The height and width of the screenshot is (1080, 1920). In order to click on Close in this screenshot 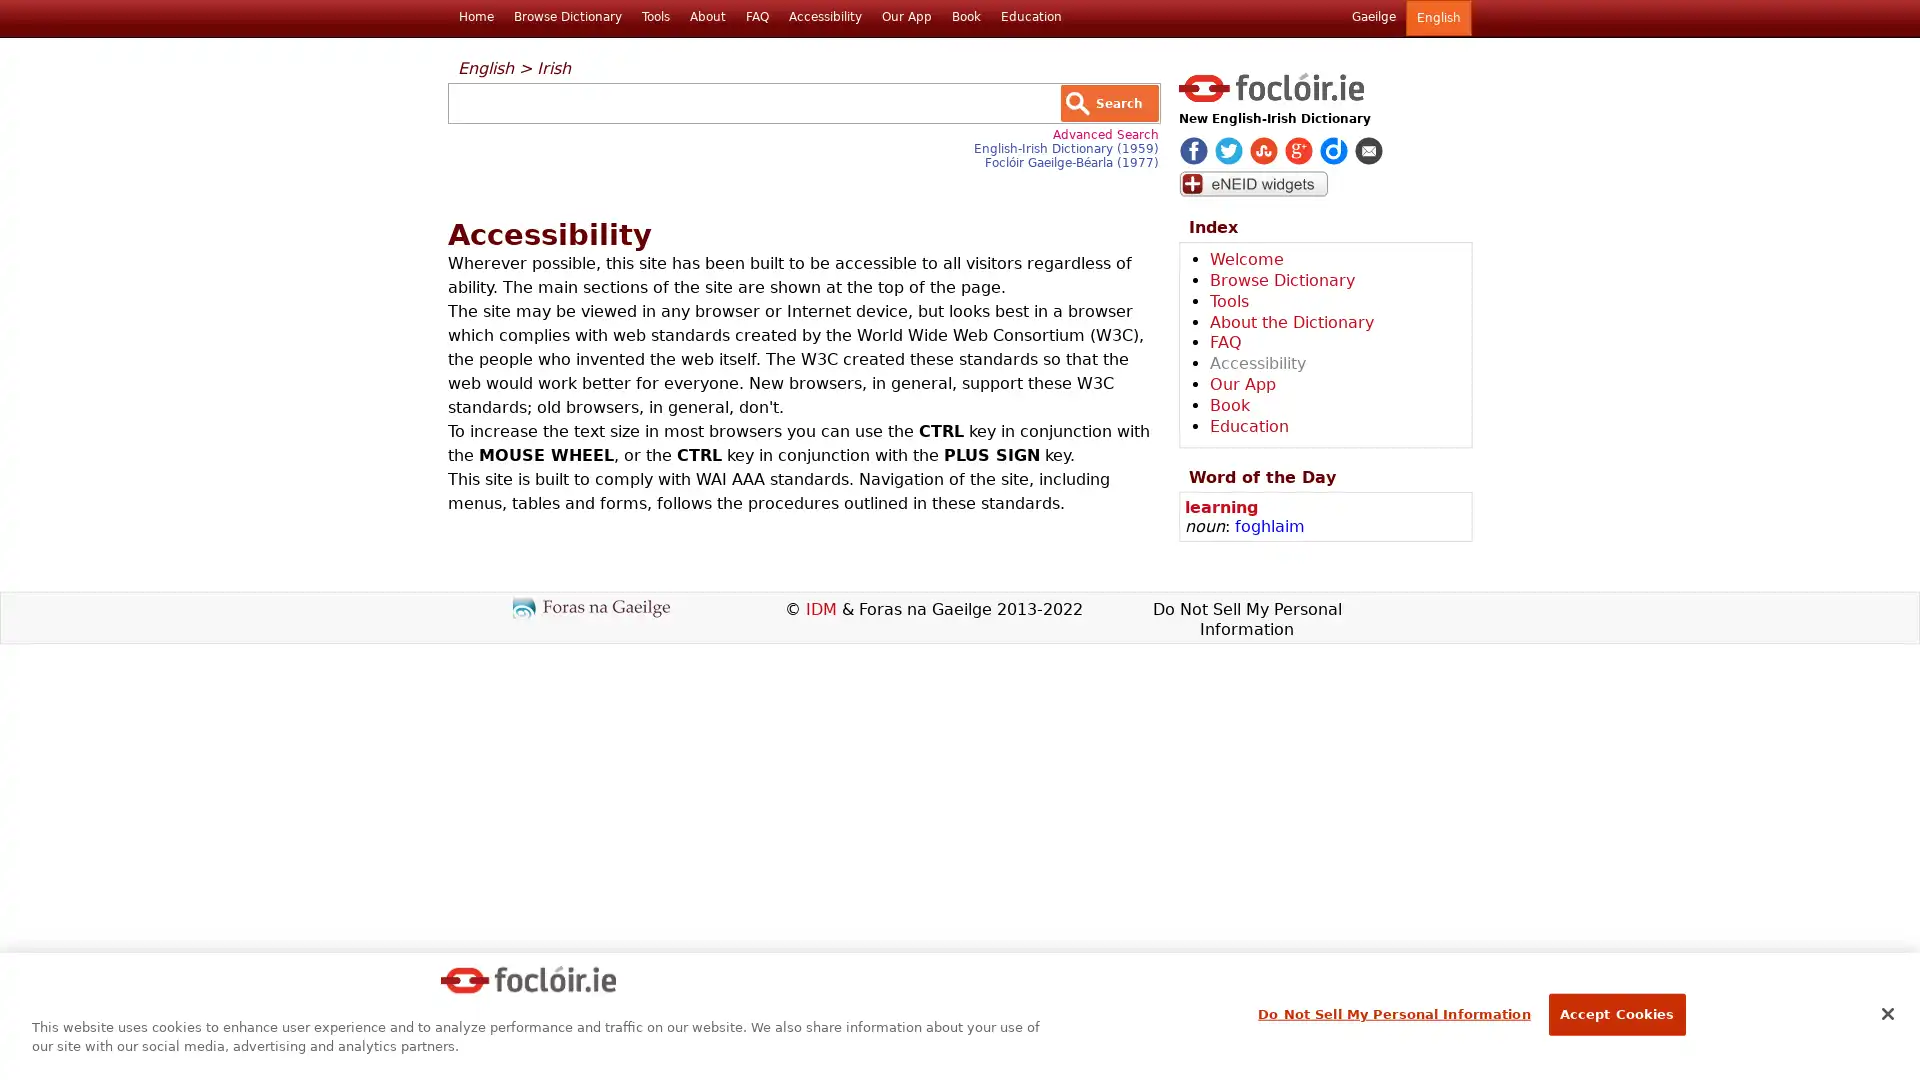, I will do `click(1886, 1014)`.